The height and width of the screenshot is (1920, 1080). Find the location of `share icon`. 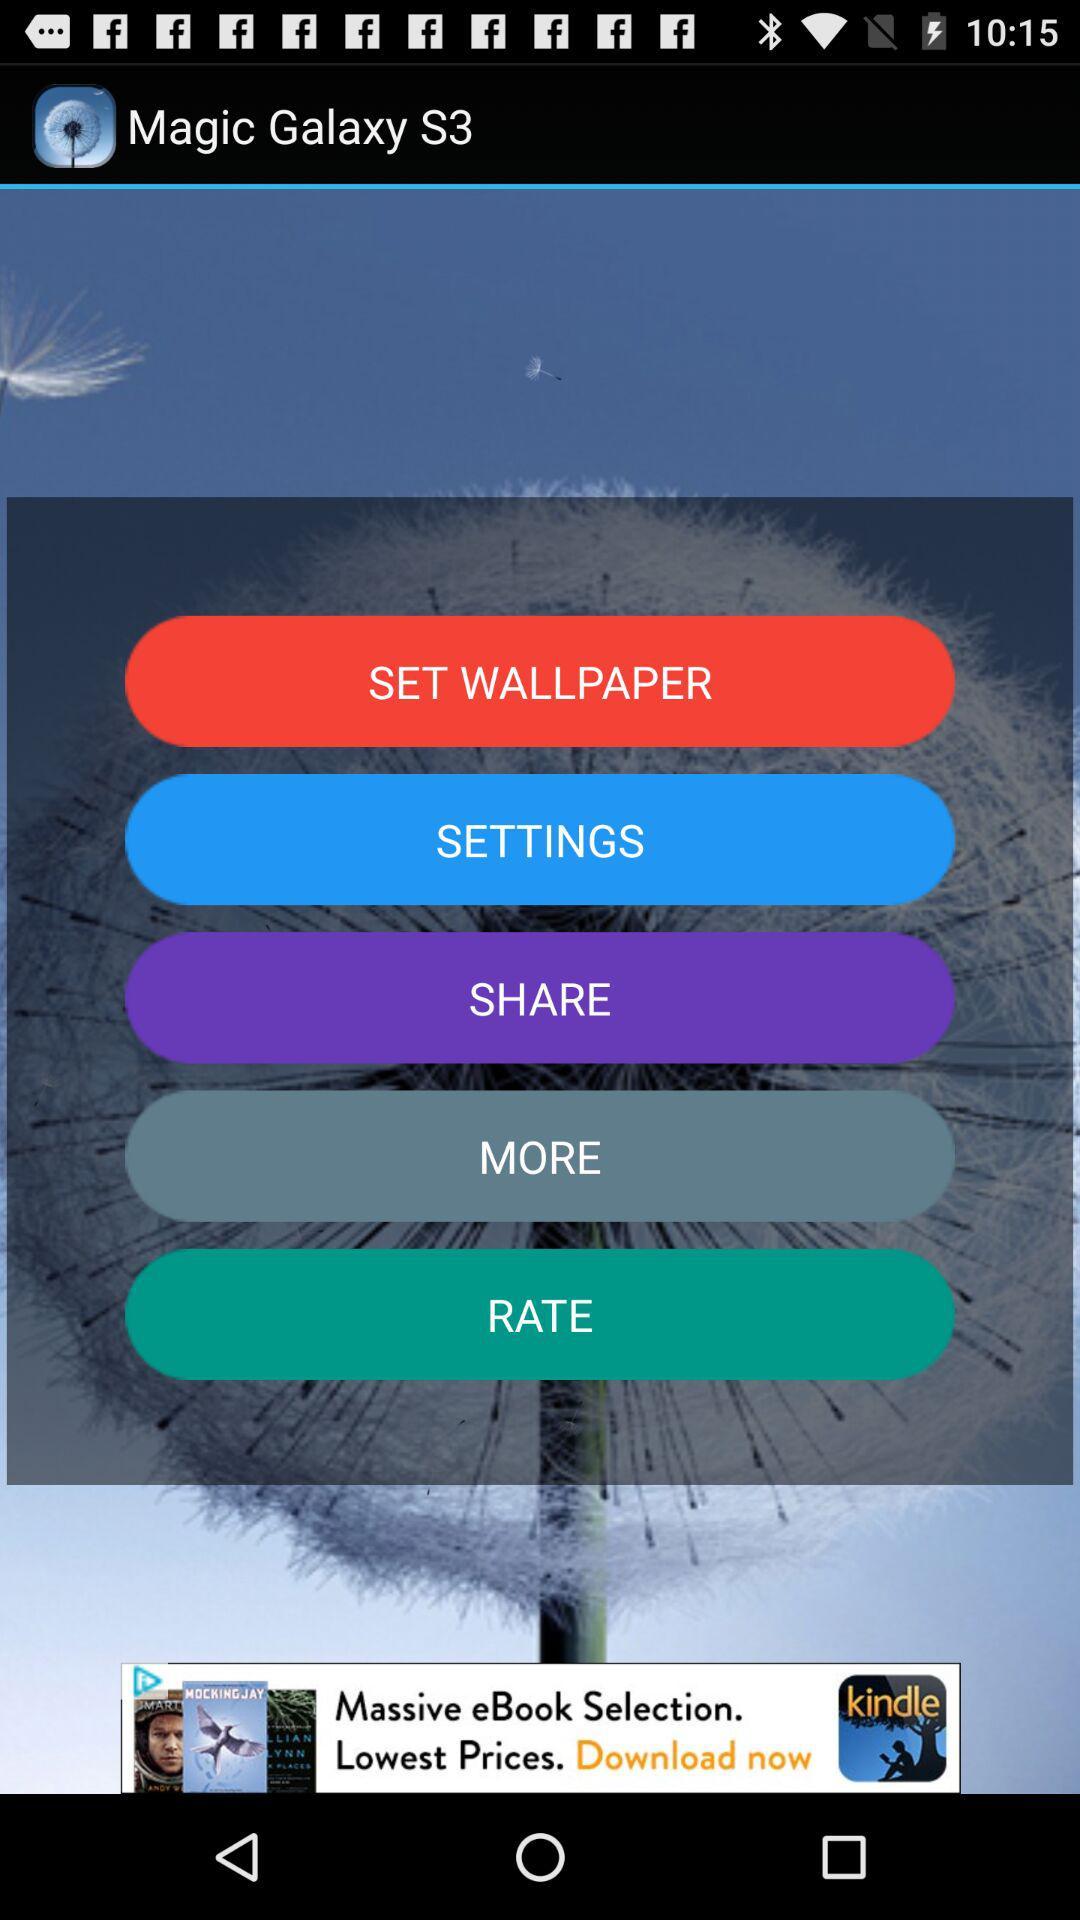

share icon is located at coordinates (540, 997).